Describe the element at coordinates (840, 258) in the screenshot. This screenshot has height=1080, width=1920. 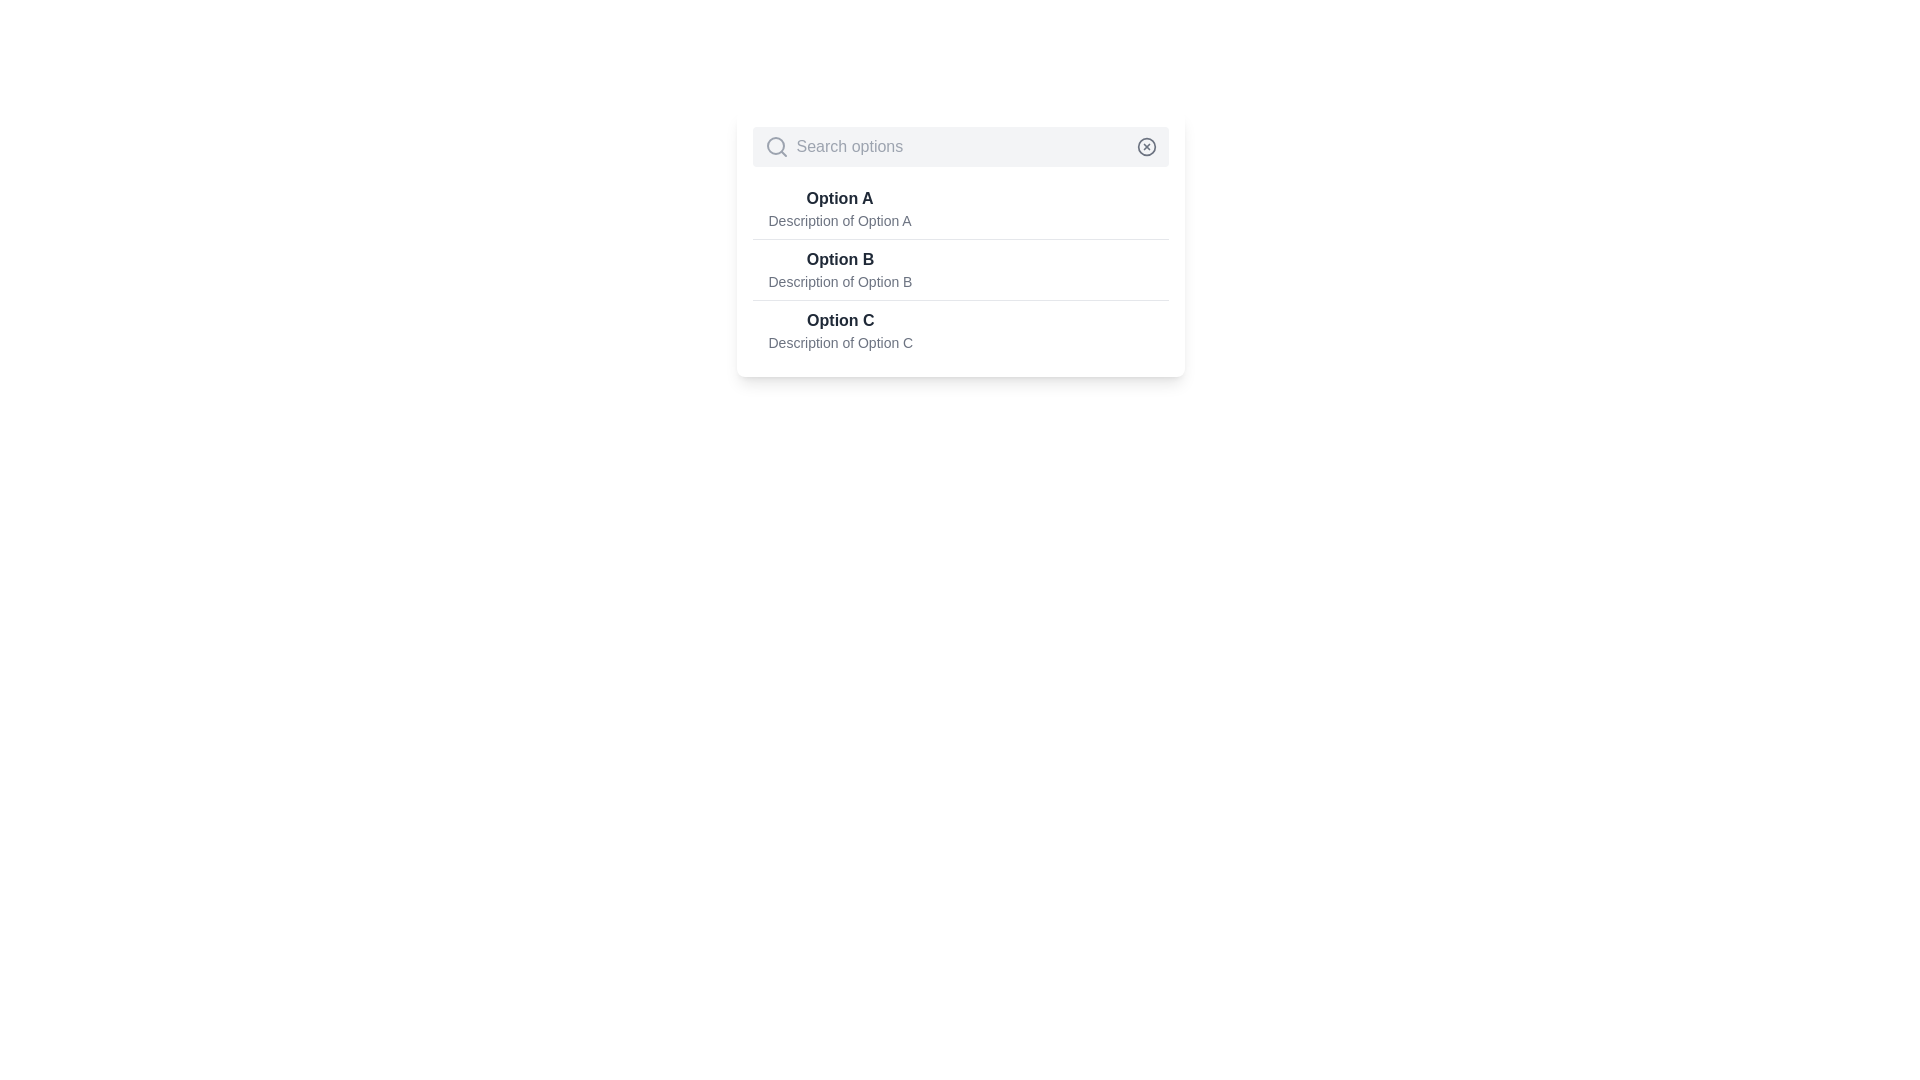
I see `the text label 'Option B' in the dropdown menu, which is bold and dark colored, located in the second row between 'Option A' and 'Option C'` at that location.